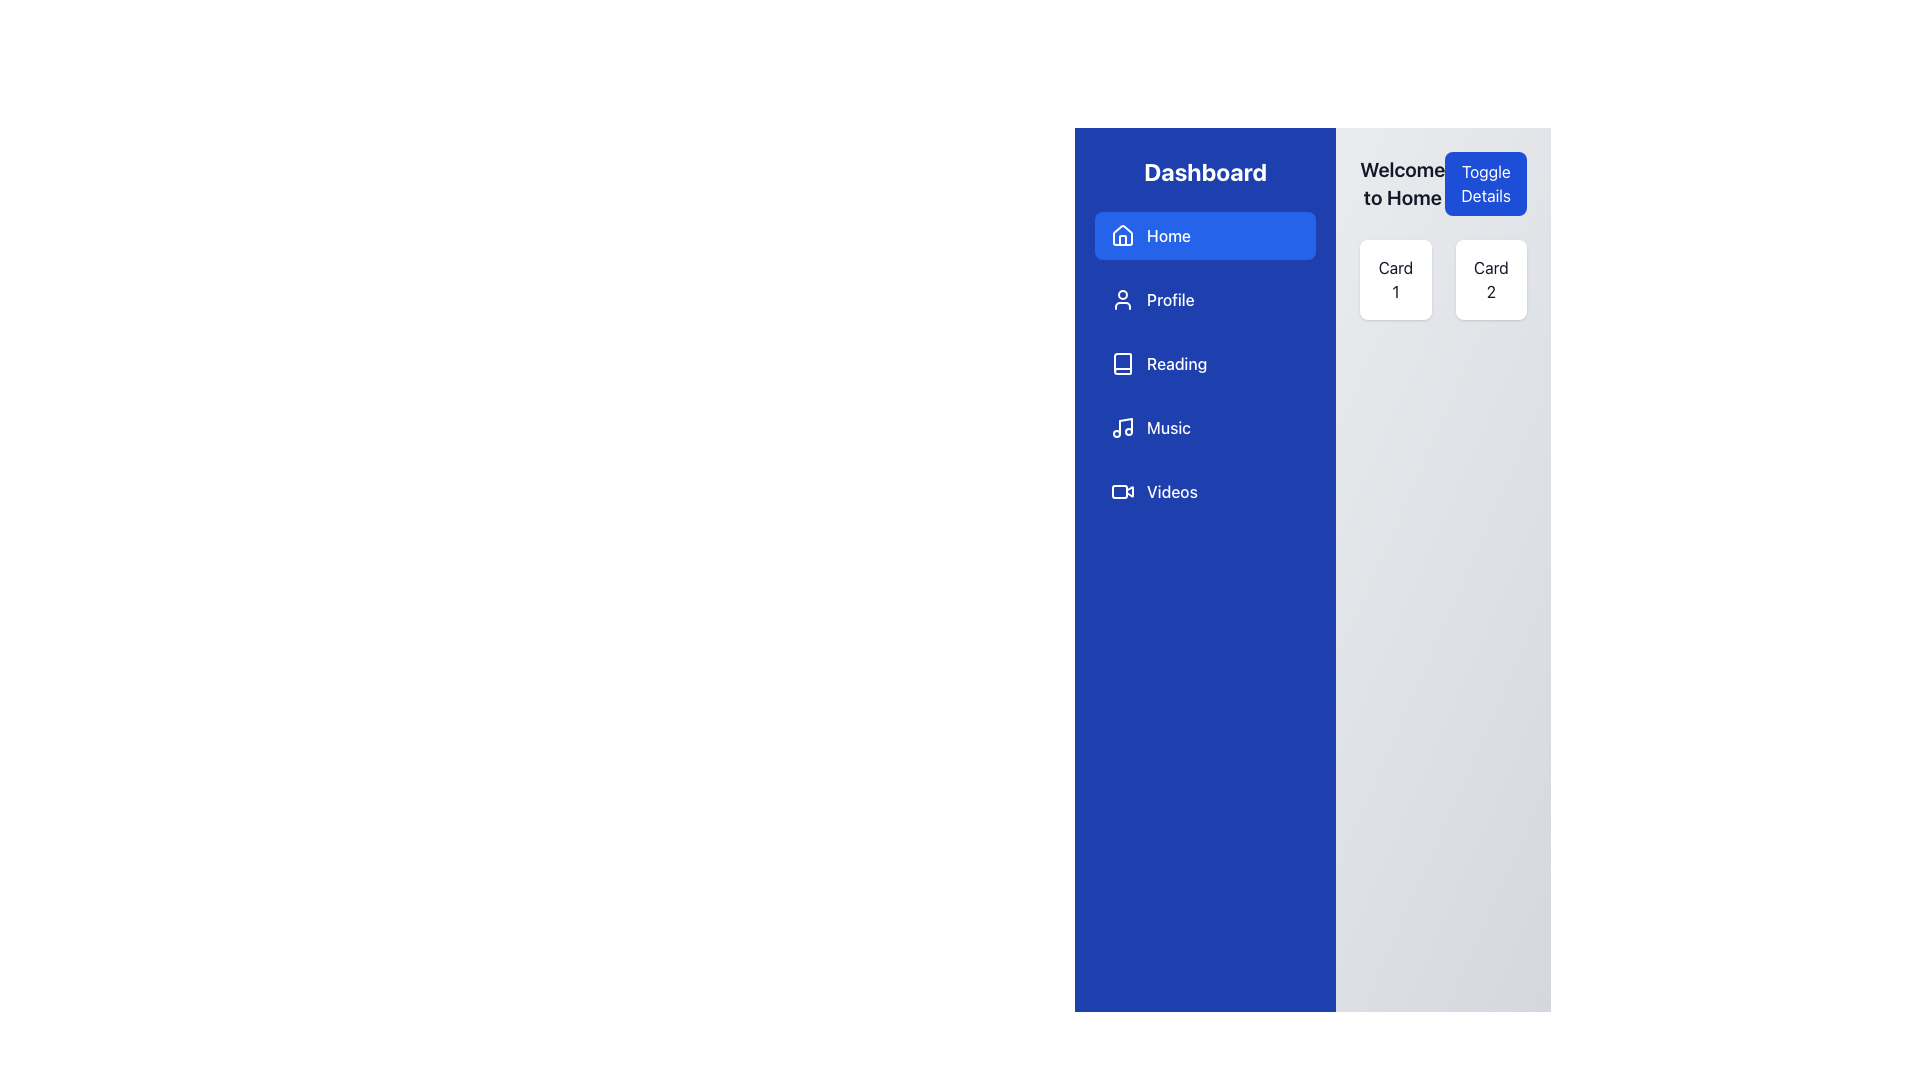 This screenshot has width=1920, height=1080. Describe the element at coordinates (1123, 363) in the screenshot. I see `the small book icon located in the left navigation panel next to the 'Reading' label` at that location.